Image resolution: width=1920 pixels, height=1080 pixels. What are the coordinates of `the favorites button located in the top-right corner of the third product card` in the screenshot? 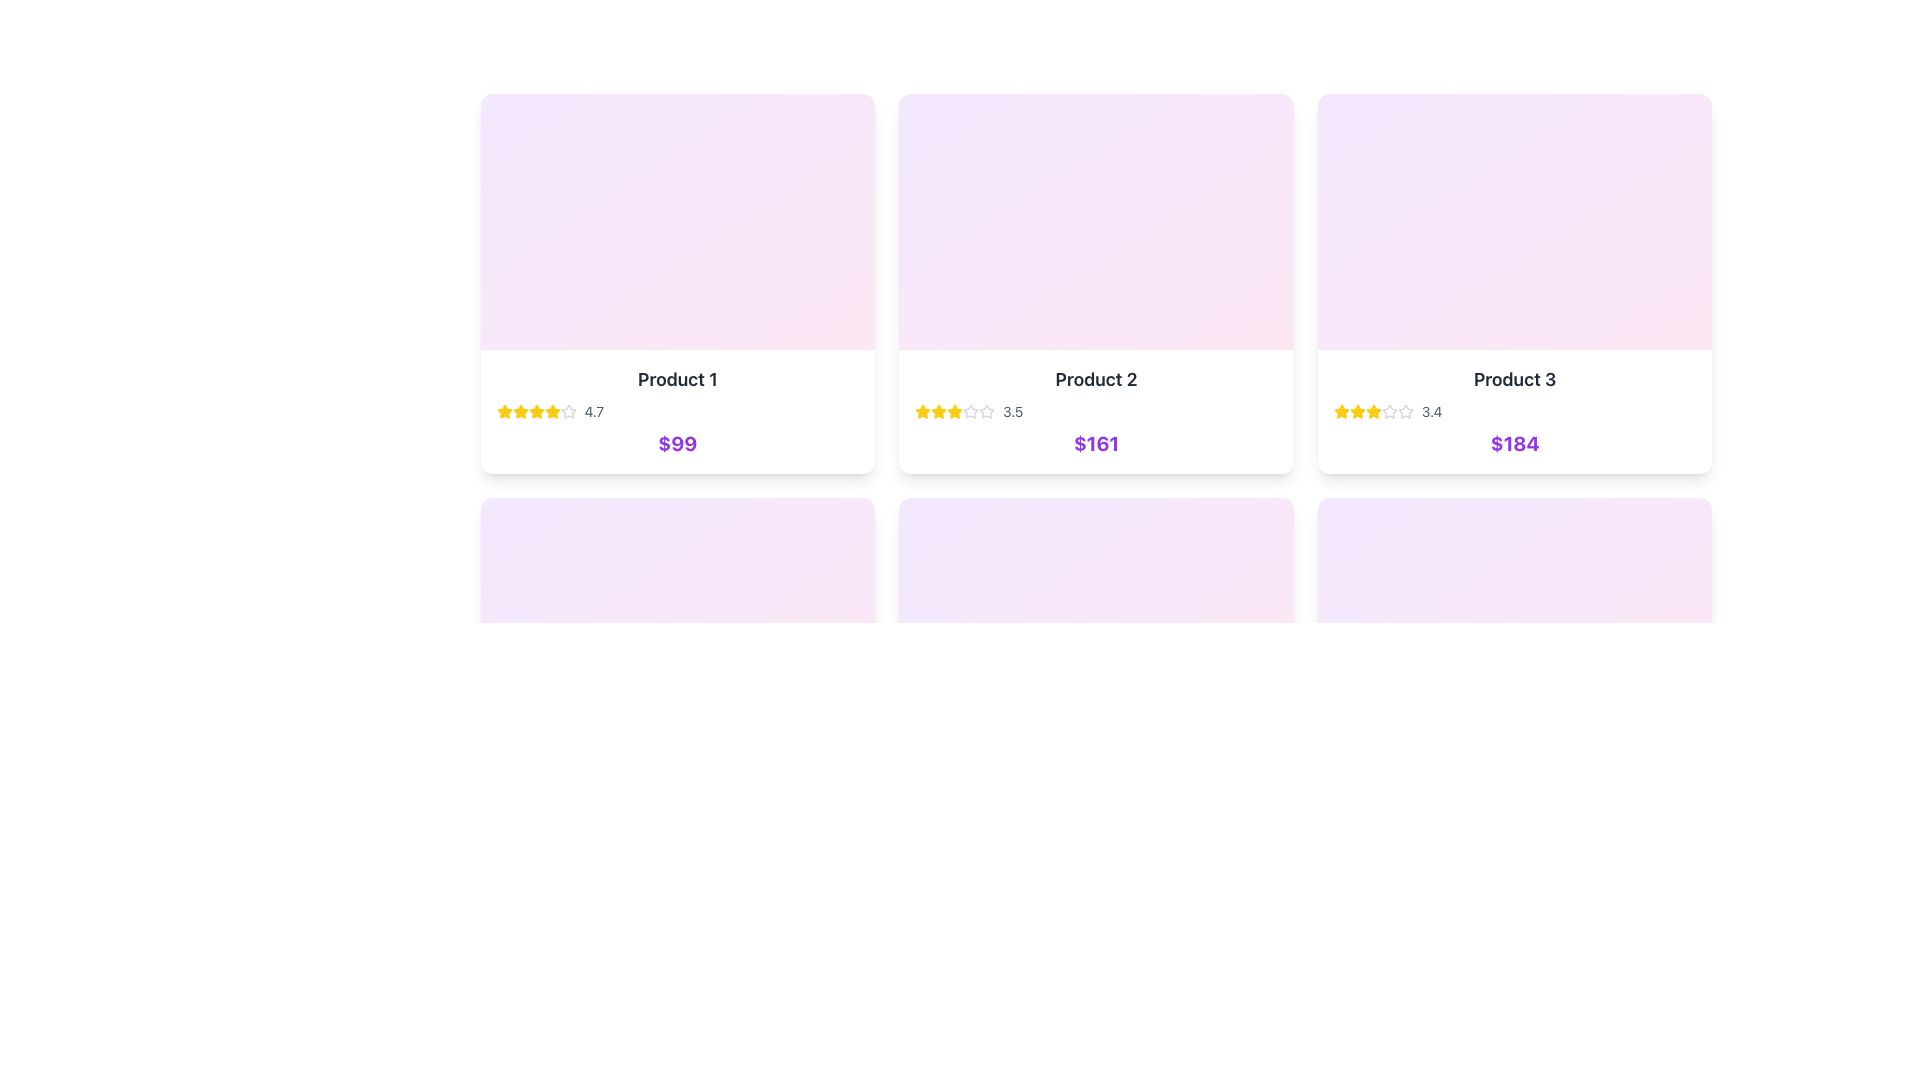 It's located at (1660, 123).